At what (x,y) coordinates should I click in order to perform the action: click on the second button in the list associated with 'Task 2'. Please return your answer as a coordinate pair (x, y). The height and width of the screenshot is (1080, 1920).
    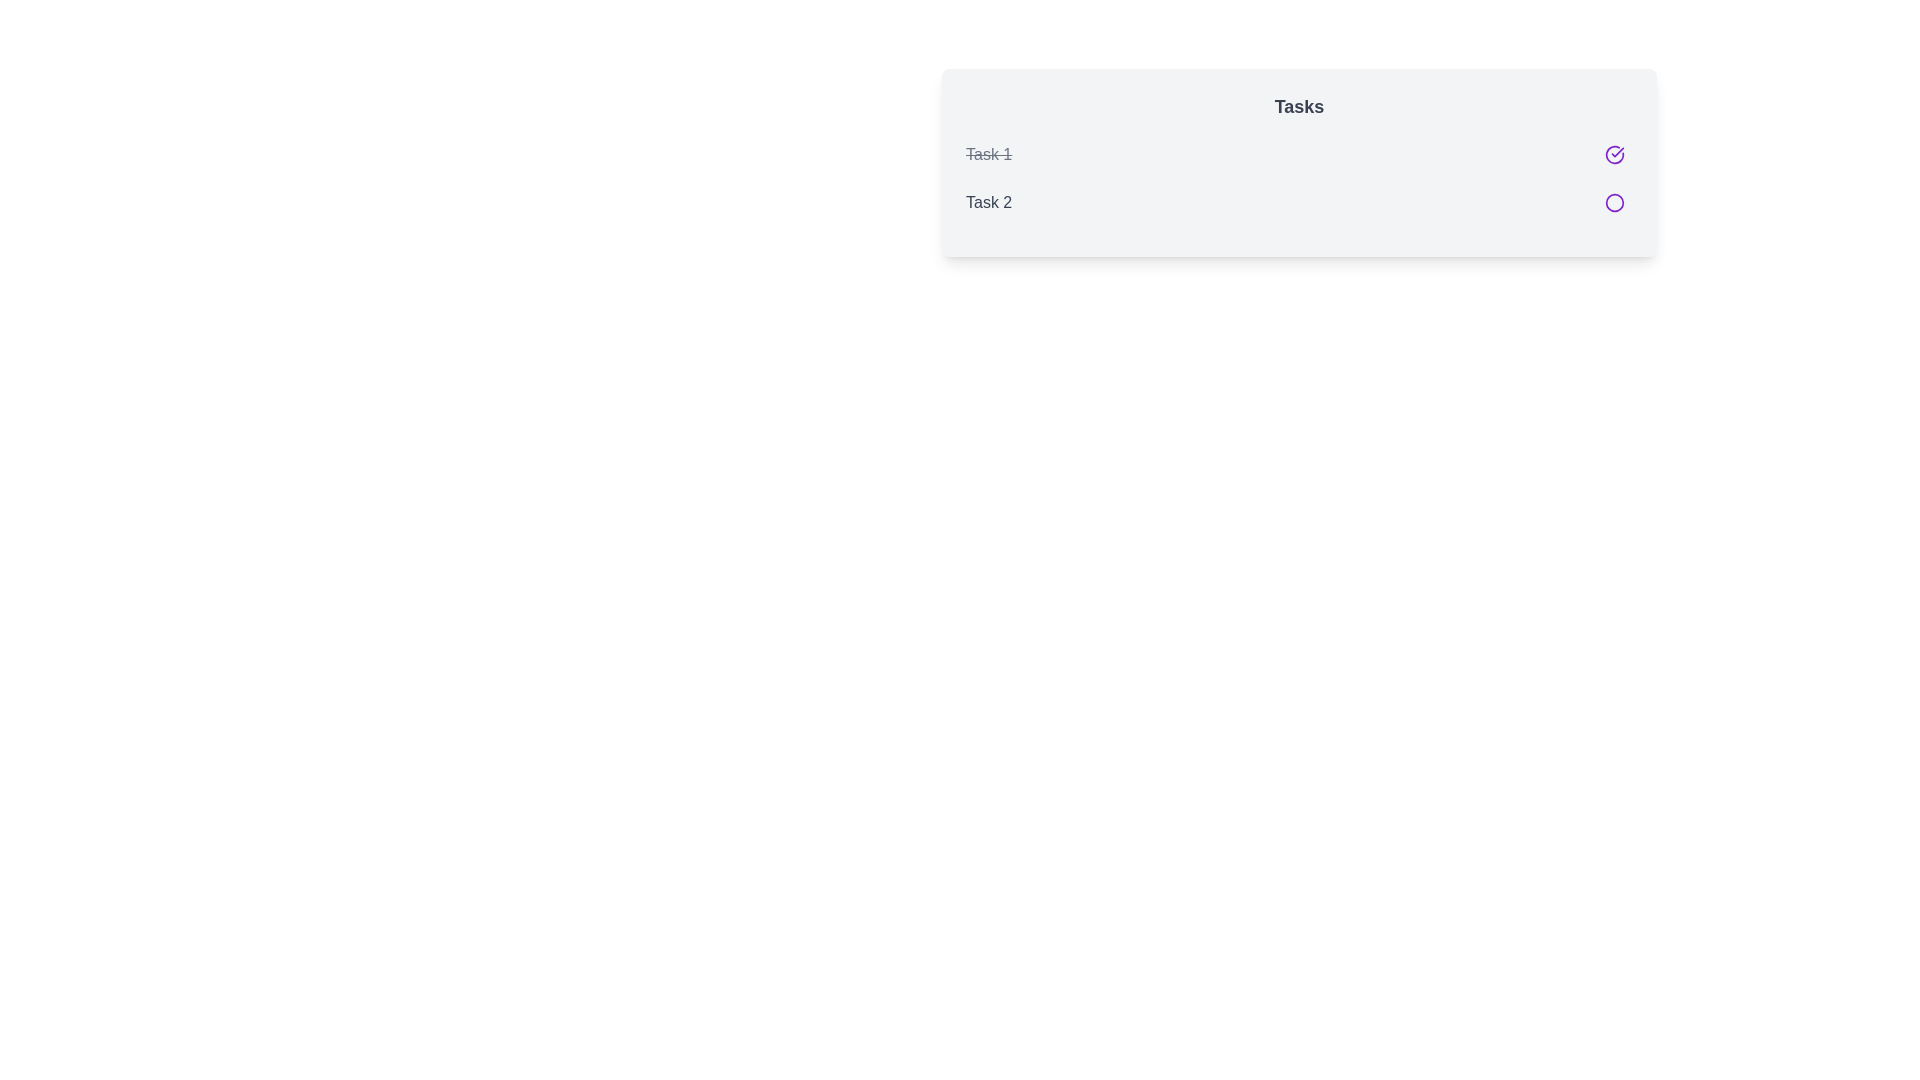
    Looking at the image, I should click on (1614, 203).